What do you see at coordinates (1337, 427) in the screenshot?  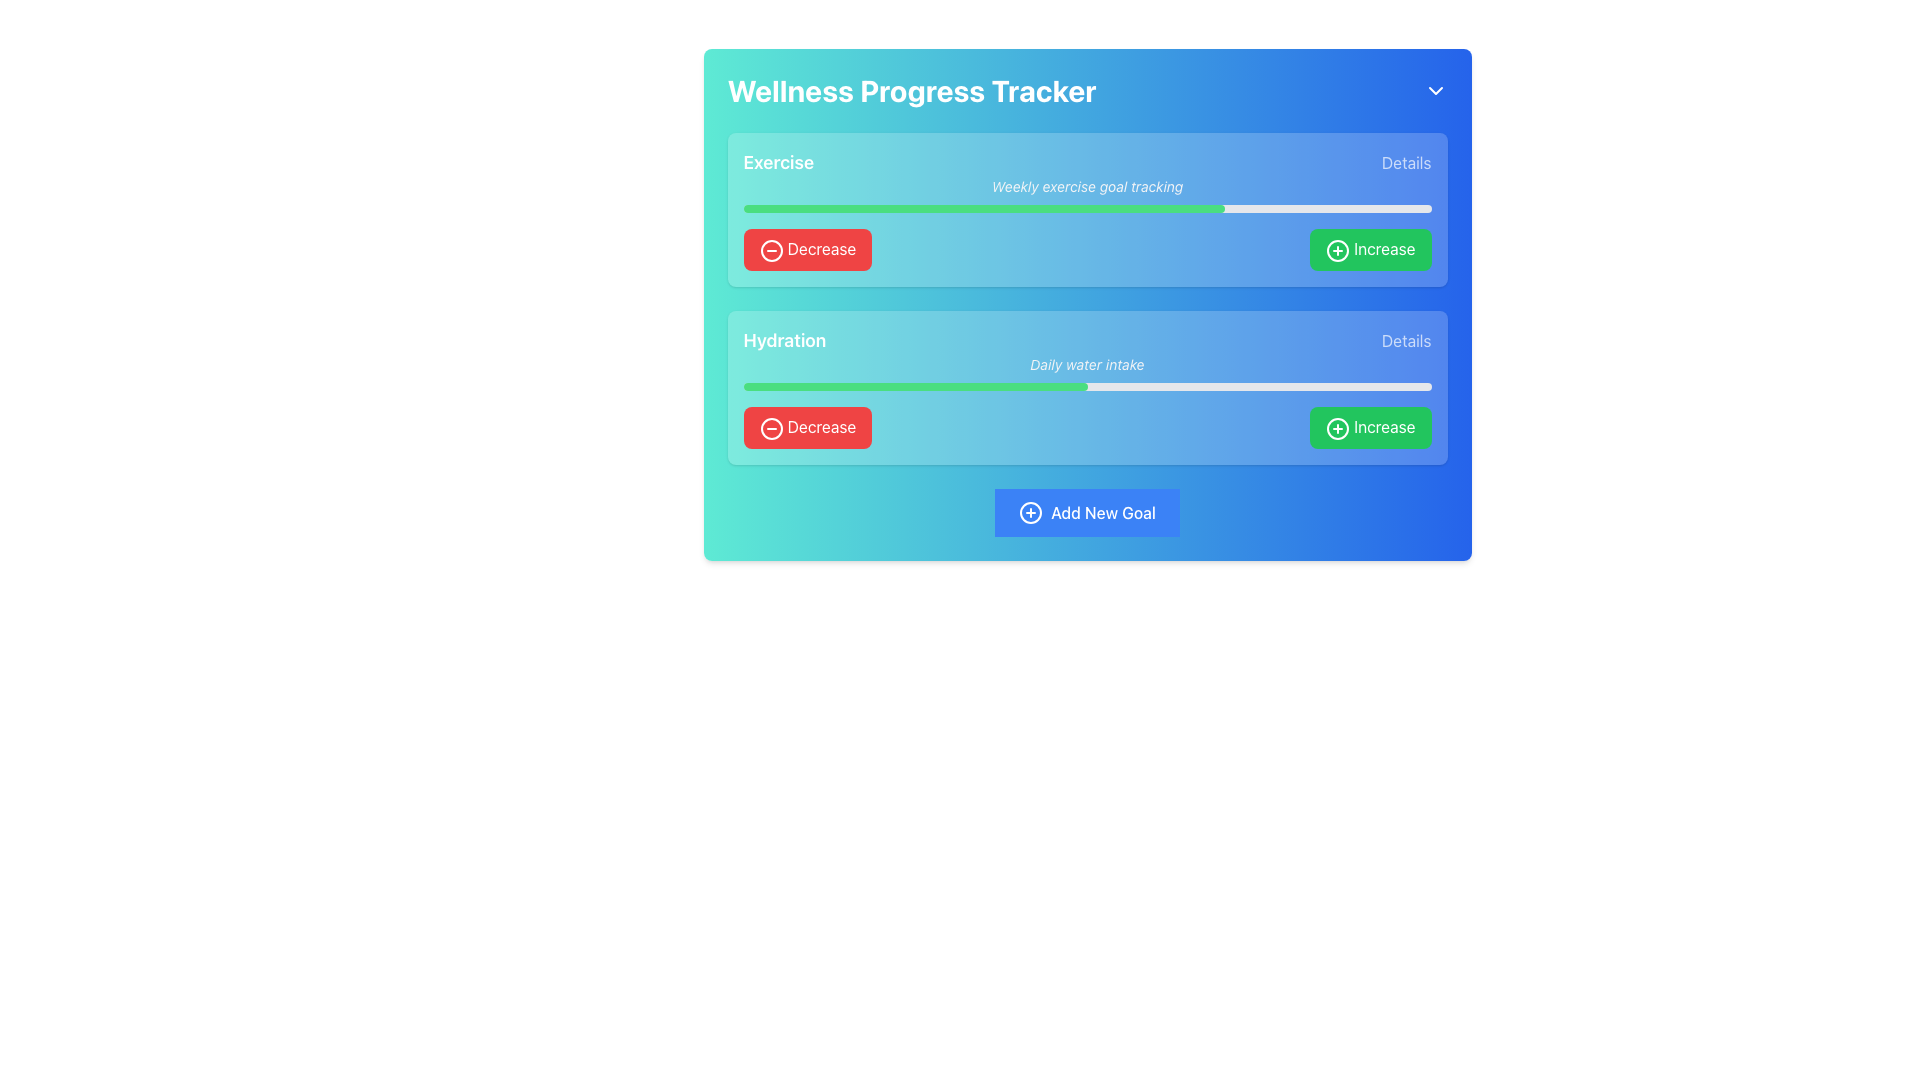 I see `the plus icon centered inside the green button labeled 'Increase', located on the right side of the section labeled 'Daily water intake'` at bounding box center [1337, 427].